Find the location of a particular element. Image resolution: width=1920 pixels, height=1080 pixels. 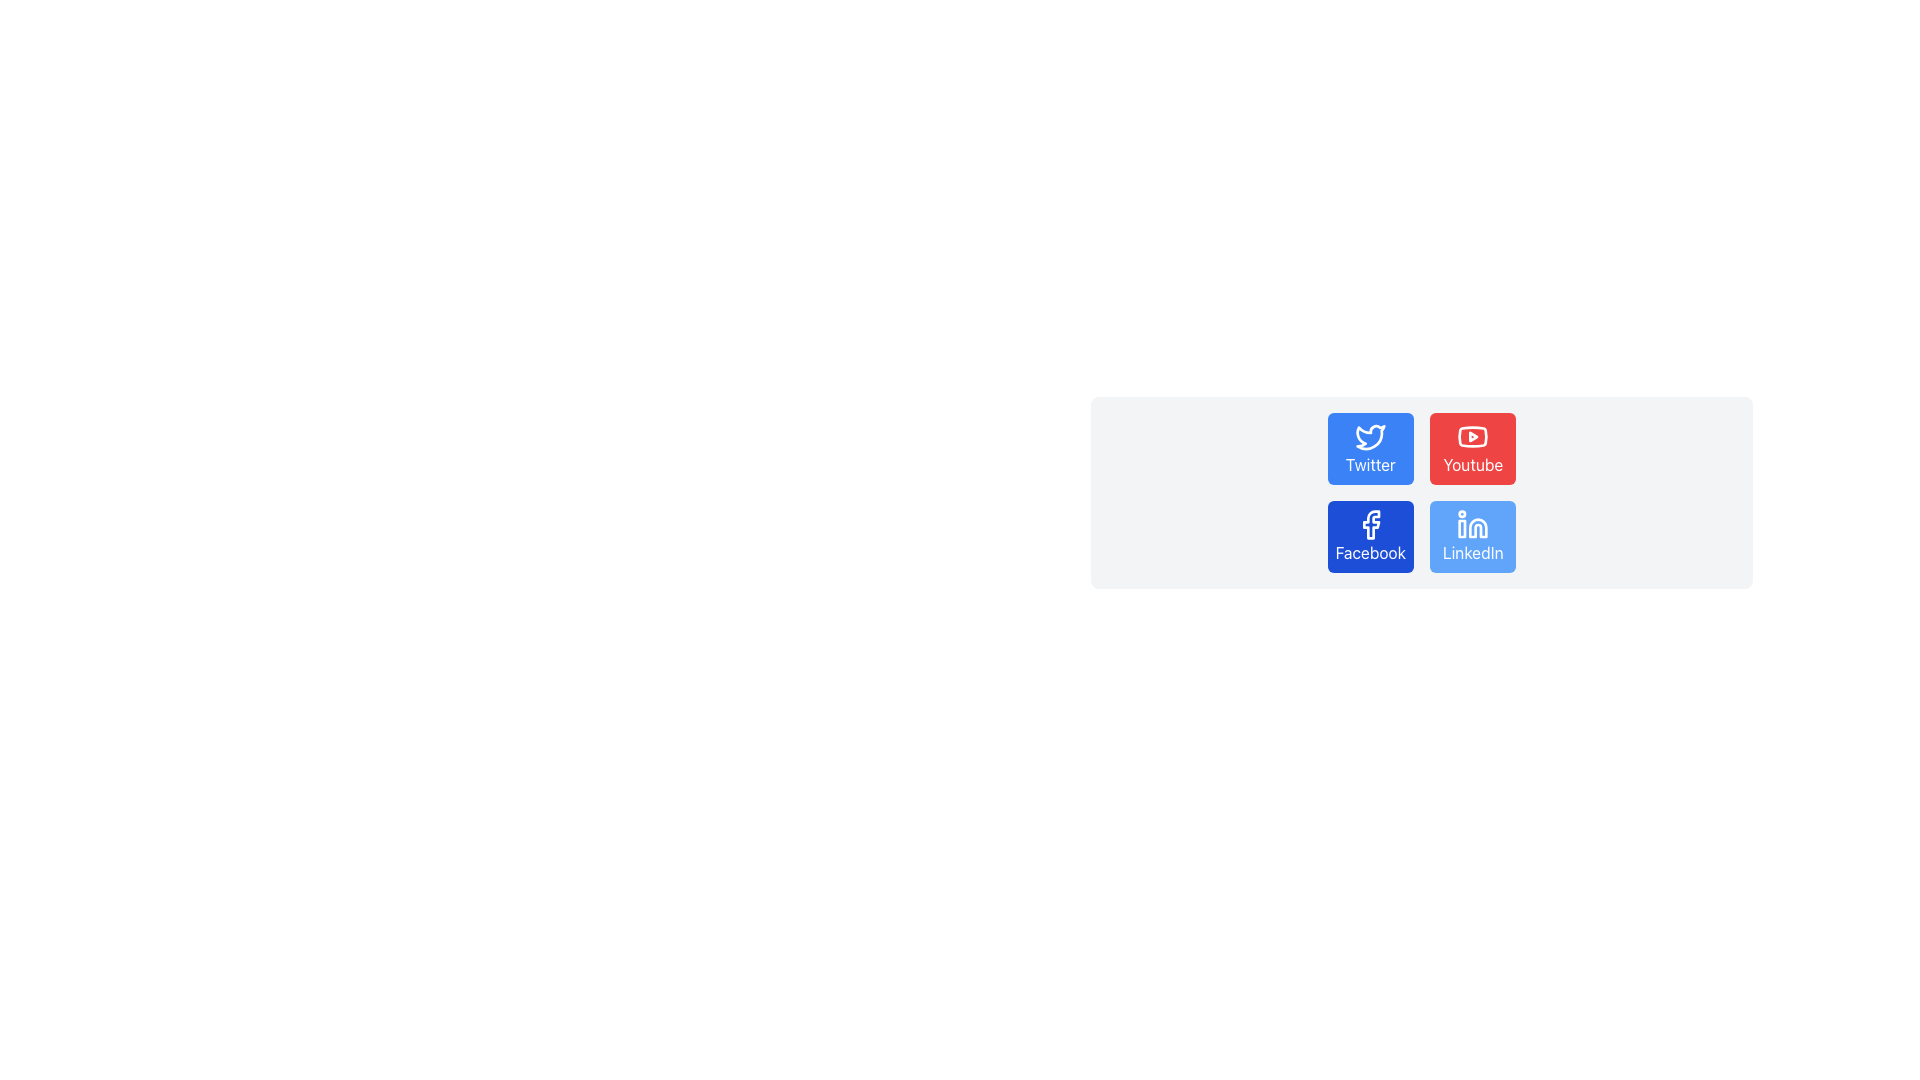

the second button in the first row of a 2x2 grid layout, which serves as a link to the Youtube platform, to trigger the hover effect is located at coordinates (1473, 447).